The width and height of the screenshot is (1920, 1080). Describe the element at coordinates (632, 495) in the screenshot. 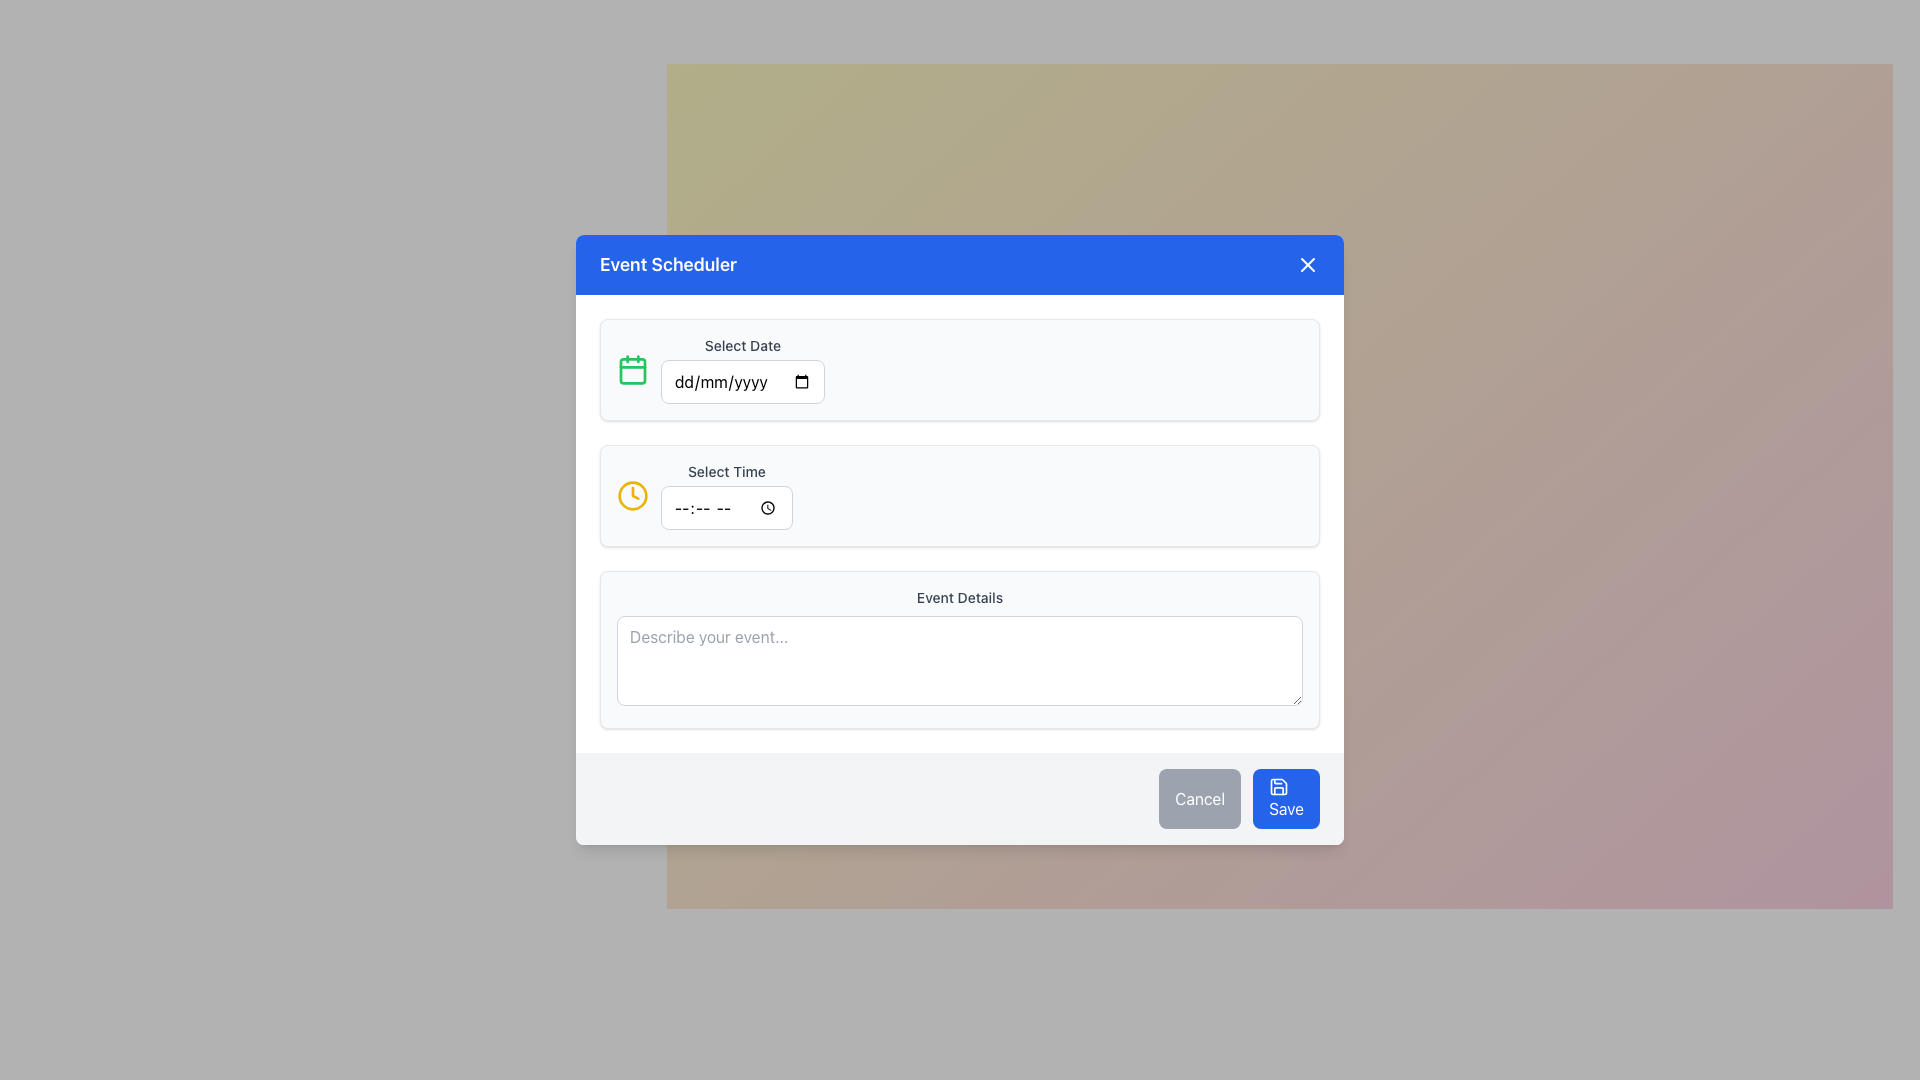

I see `the circular yellow clock icon located to the left of the 'Select Time' text for auxiliary actions` at that location.